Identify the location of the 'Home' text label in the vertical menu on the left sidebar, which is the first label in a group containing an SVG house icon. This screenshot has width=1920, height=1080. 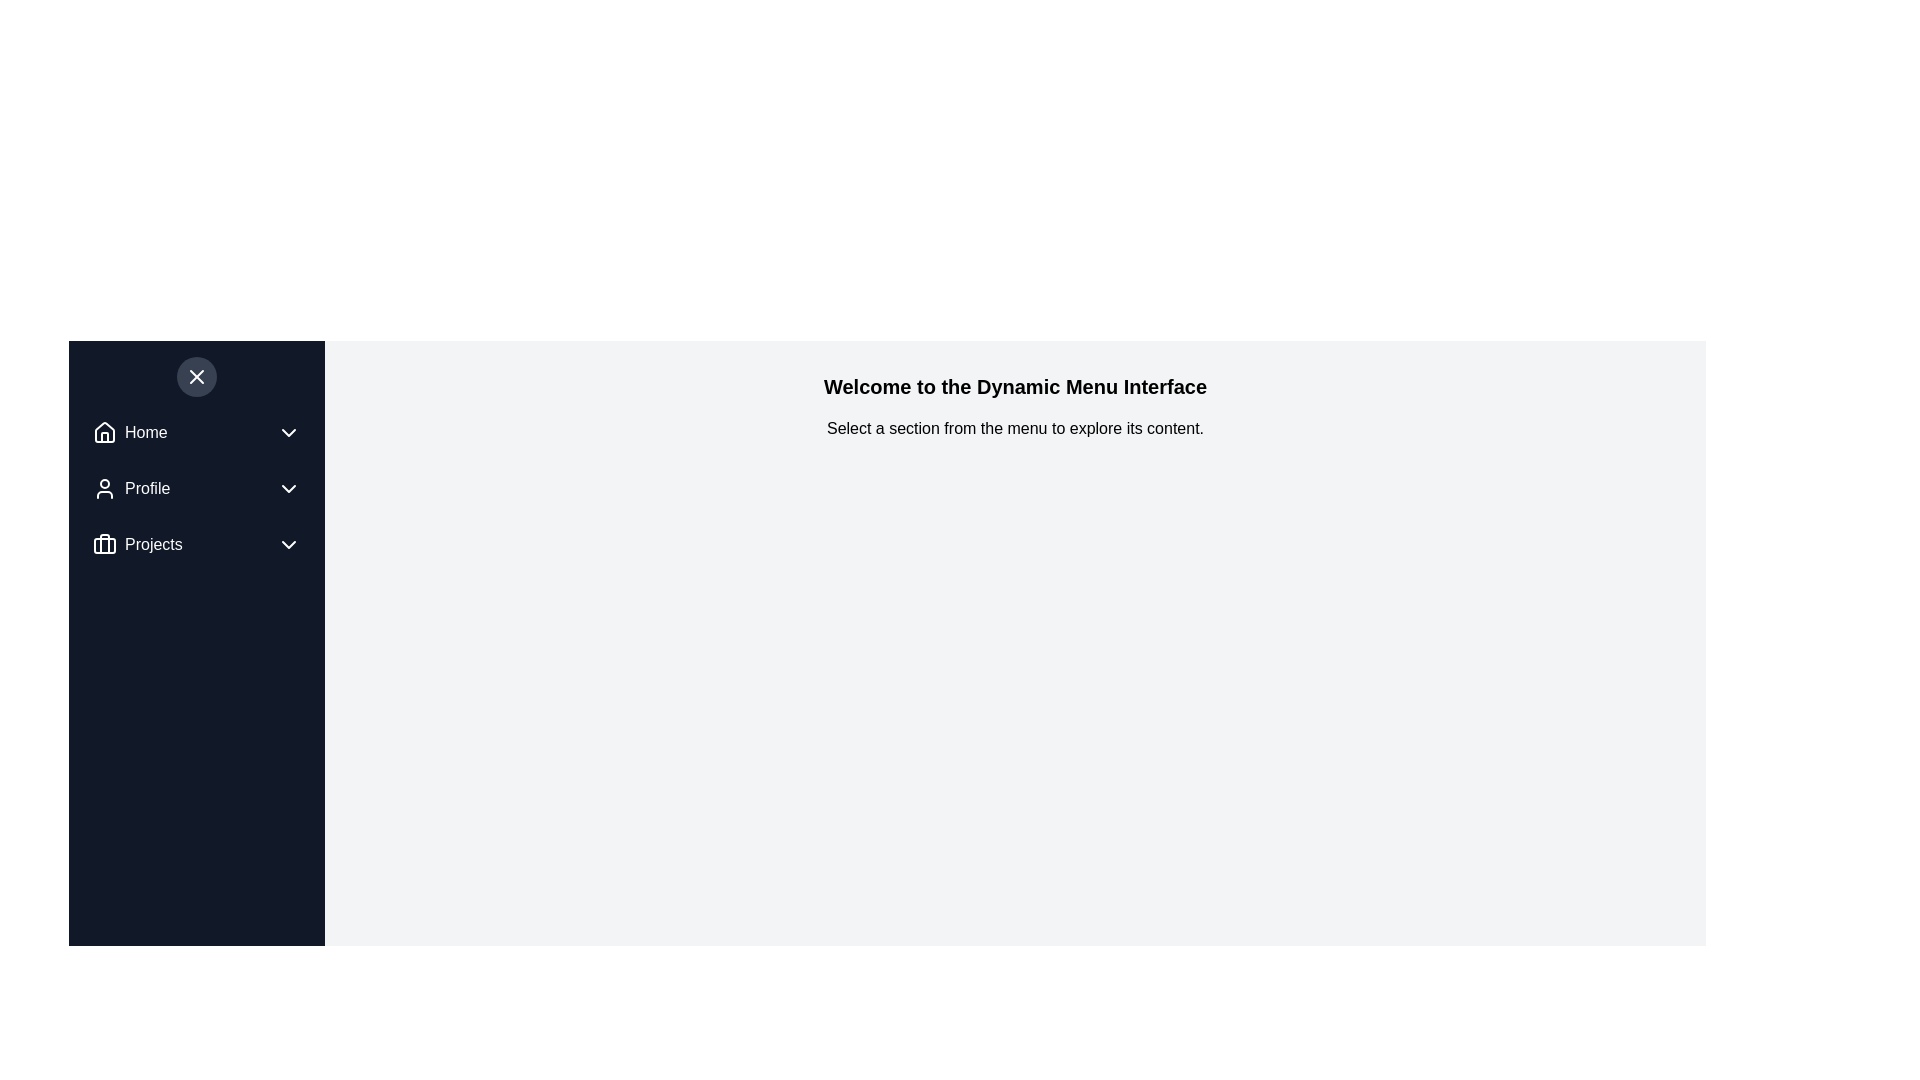
(145, 431).